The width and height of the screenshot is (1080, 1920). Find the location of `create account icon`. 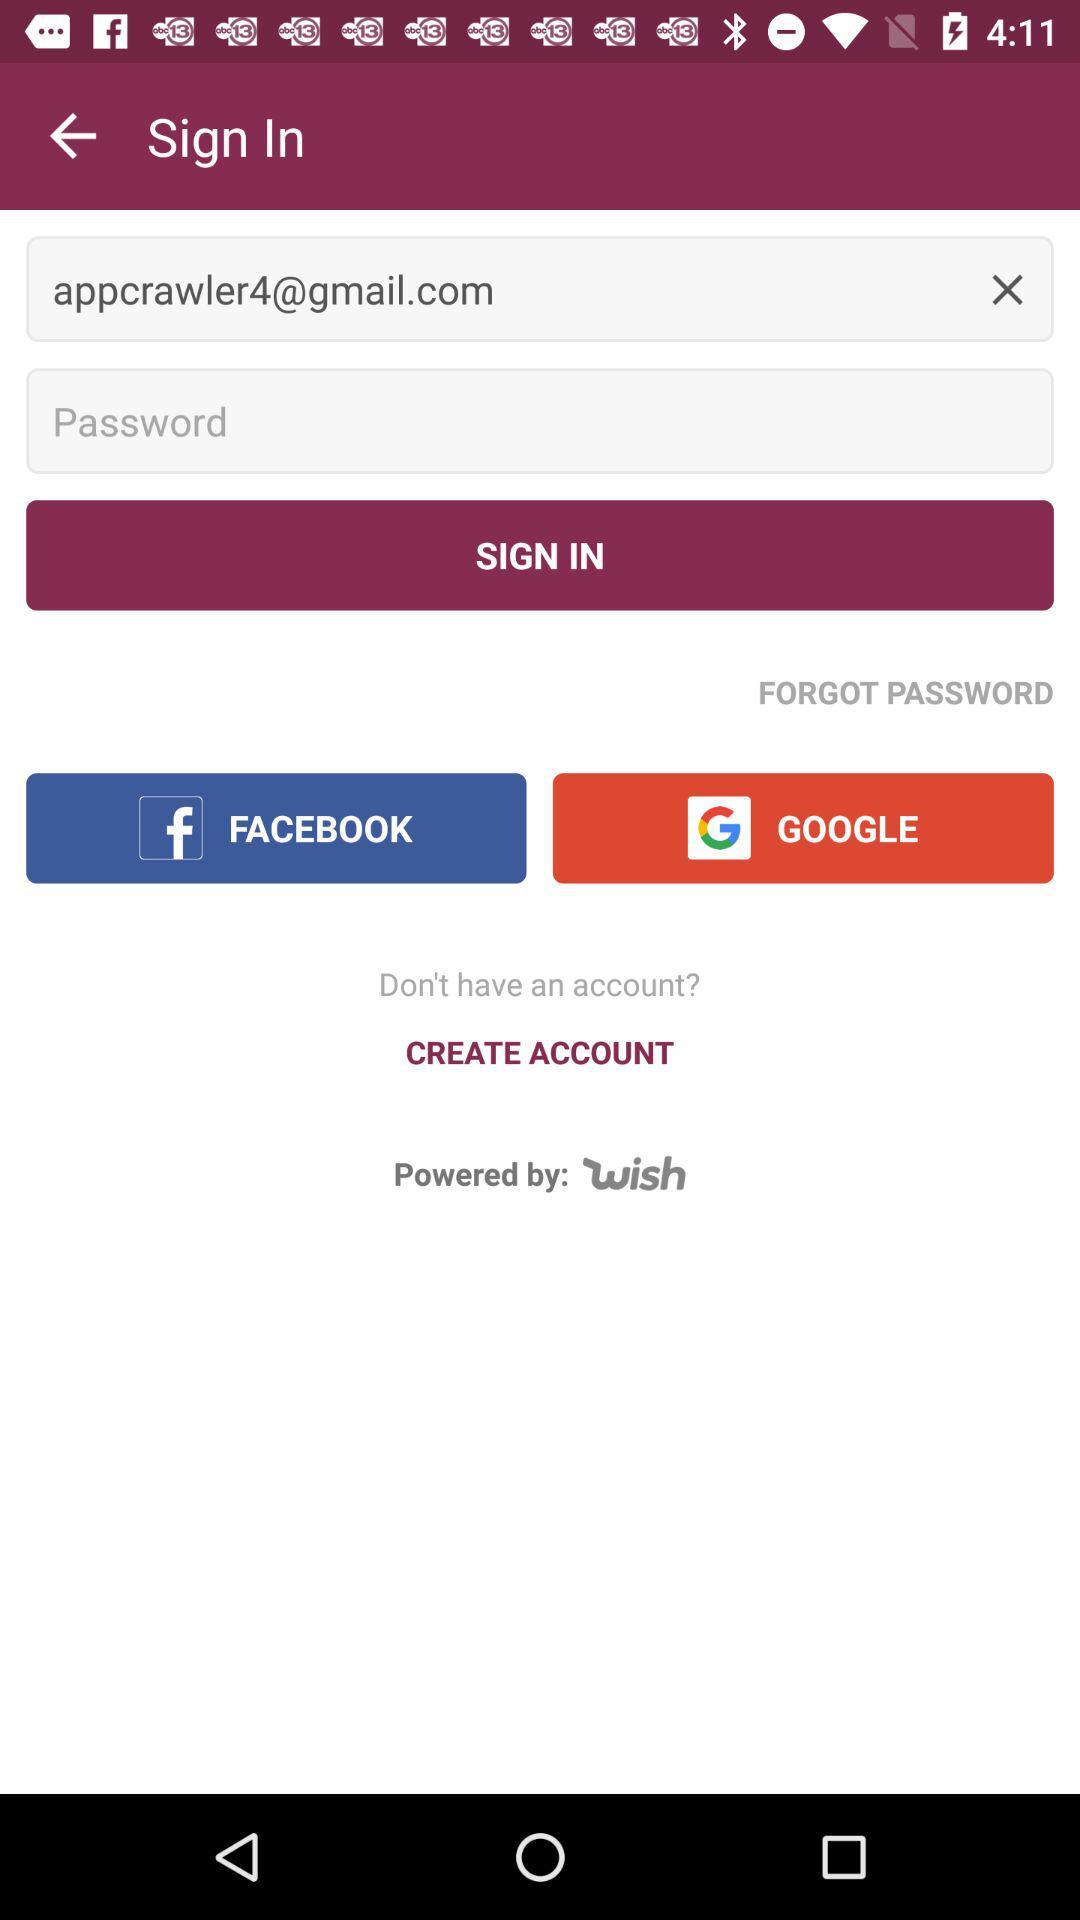

create account icon is located at coordinates (540, 1051).